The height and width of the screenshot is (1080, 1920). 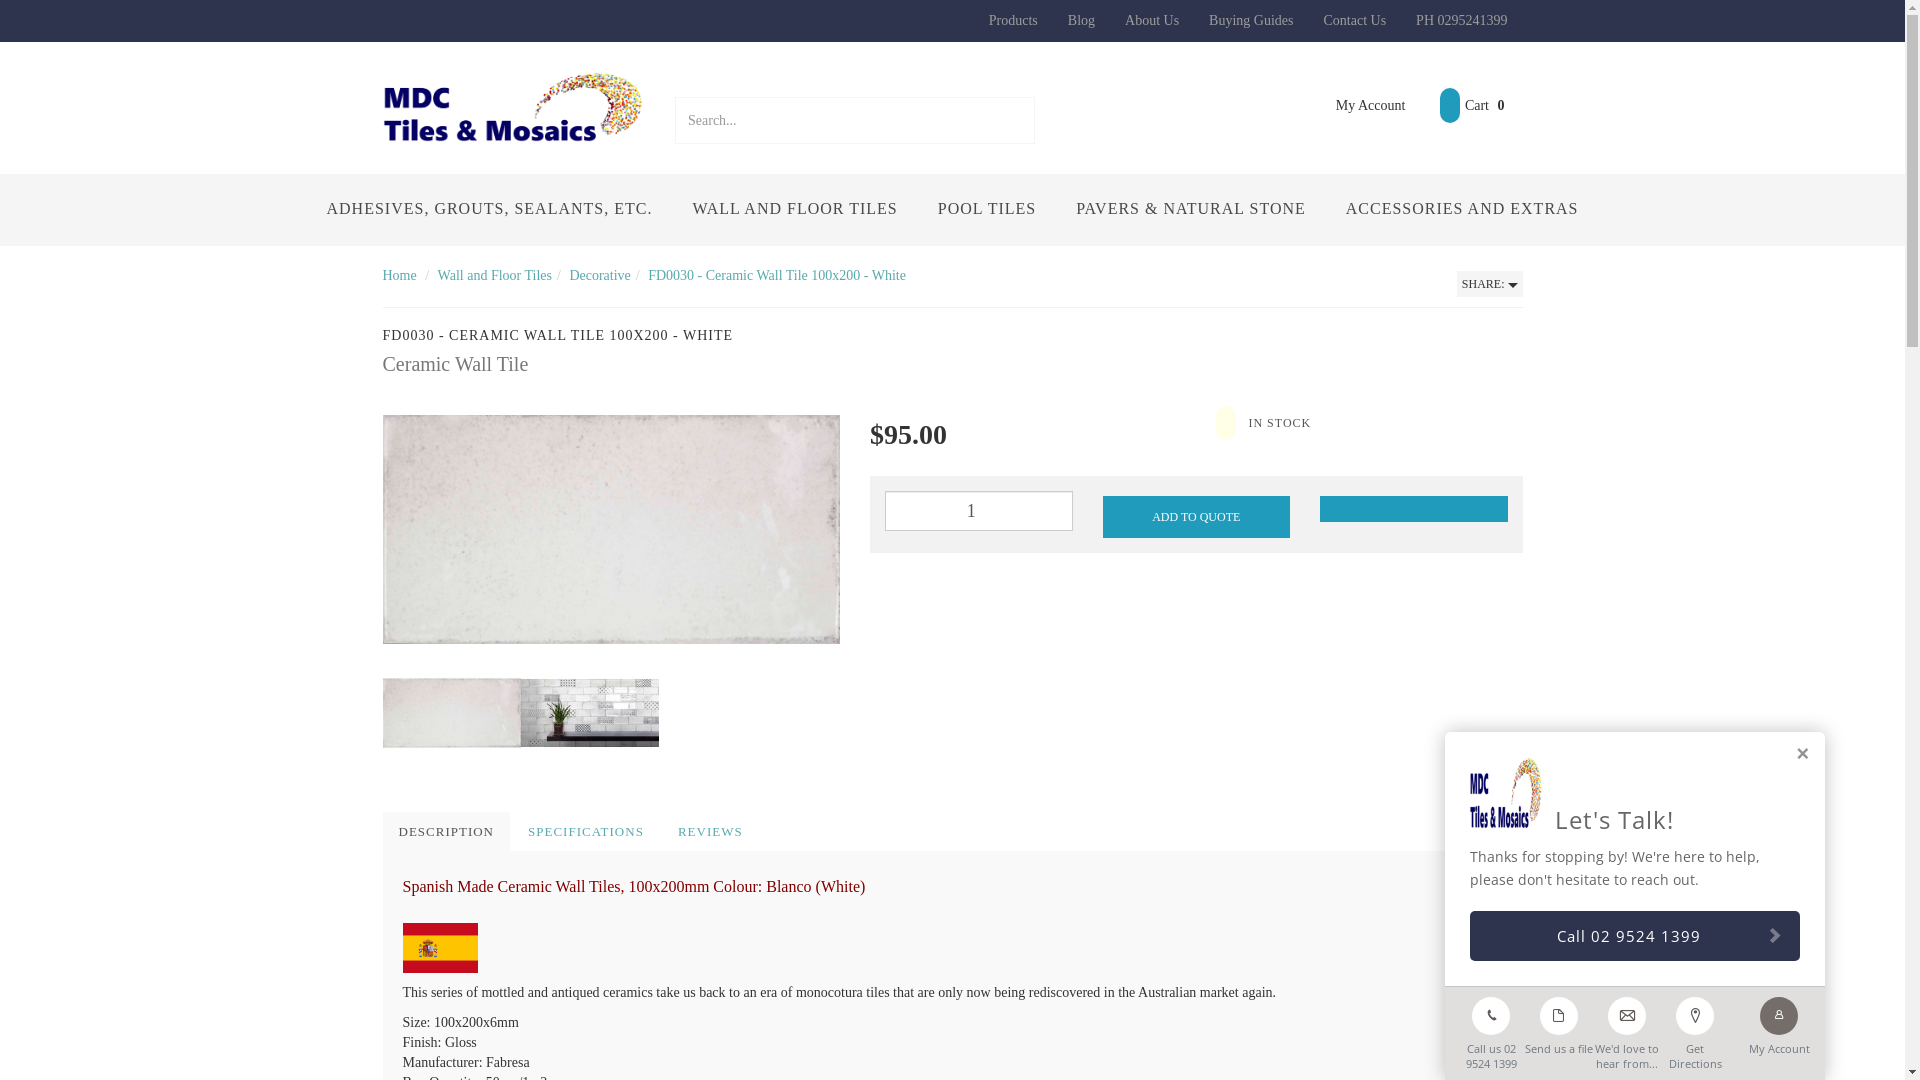 What do you see at coordinates (1250, 20) in the screenshot?
I see `'Buying Guides'` at bounding box center [1250, 20].